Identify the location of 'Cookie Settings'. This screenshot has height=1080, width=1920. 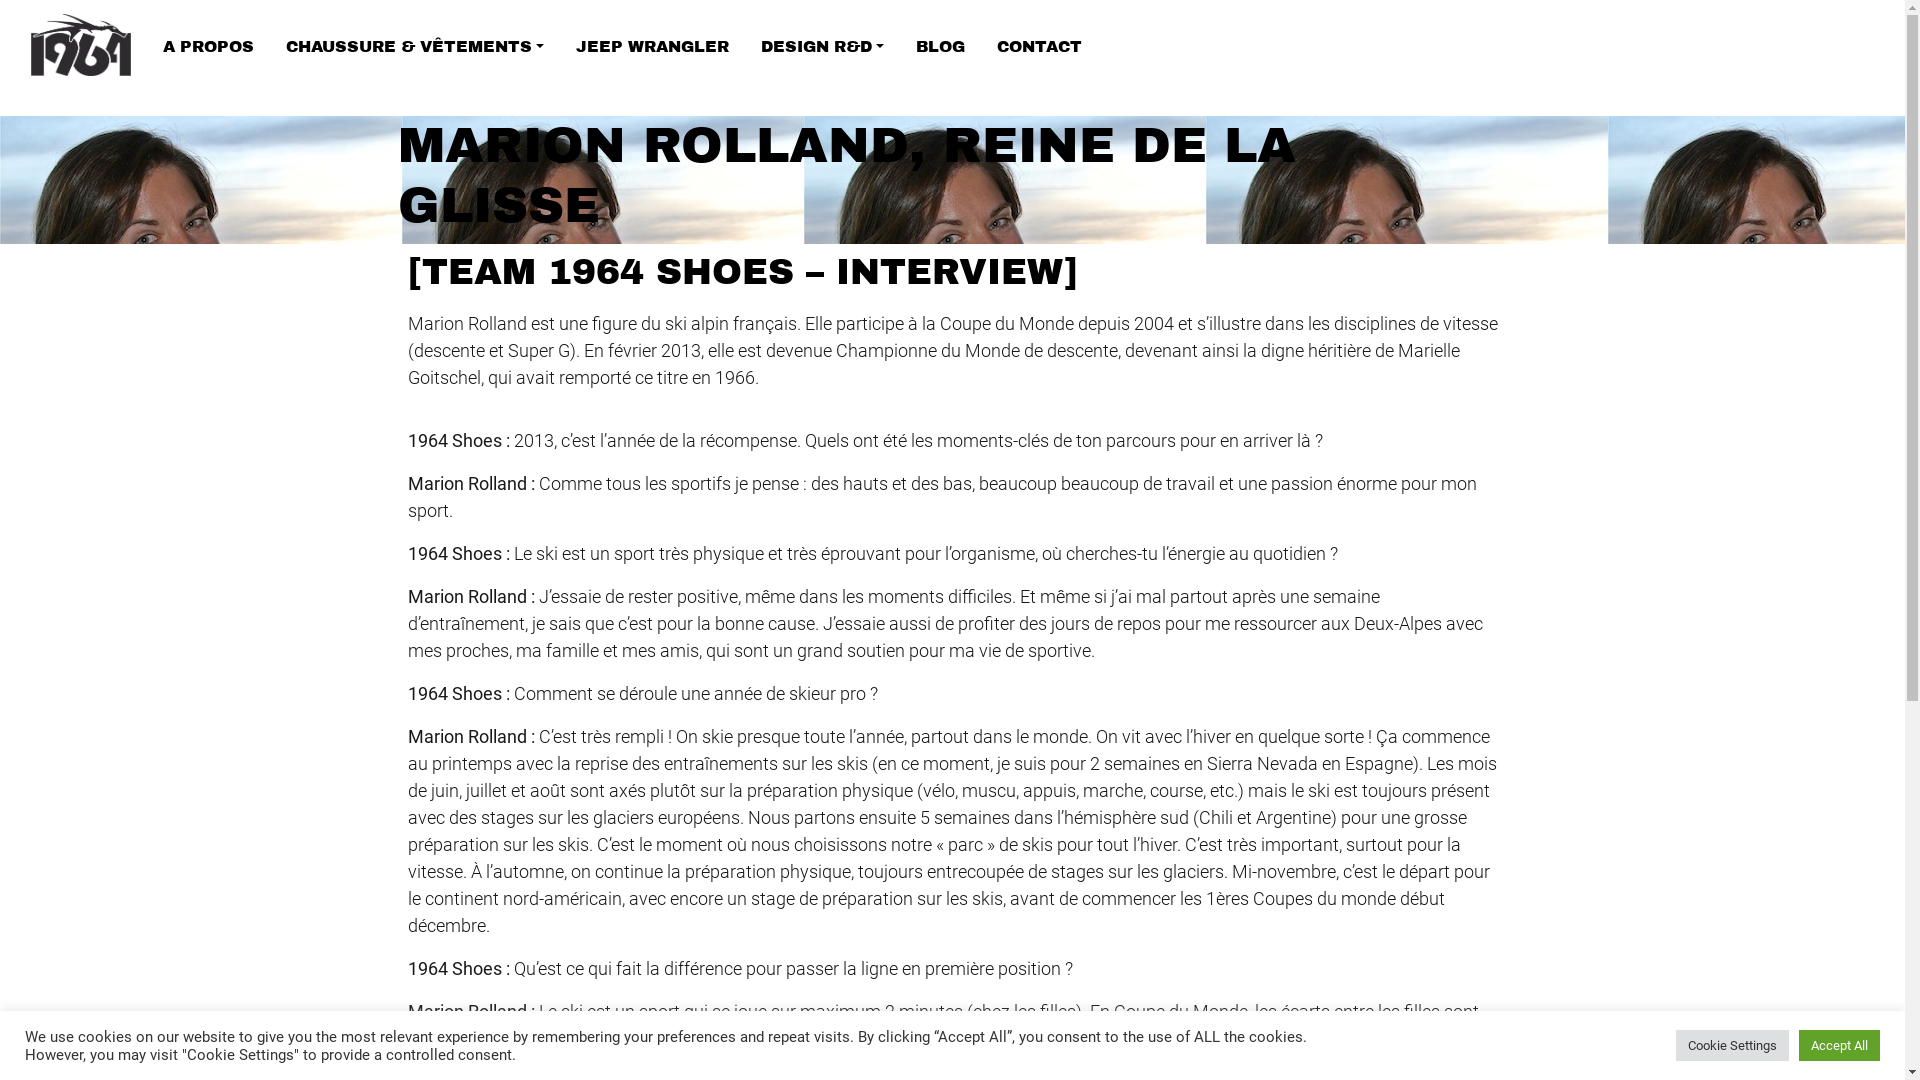
(1731, 1044).